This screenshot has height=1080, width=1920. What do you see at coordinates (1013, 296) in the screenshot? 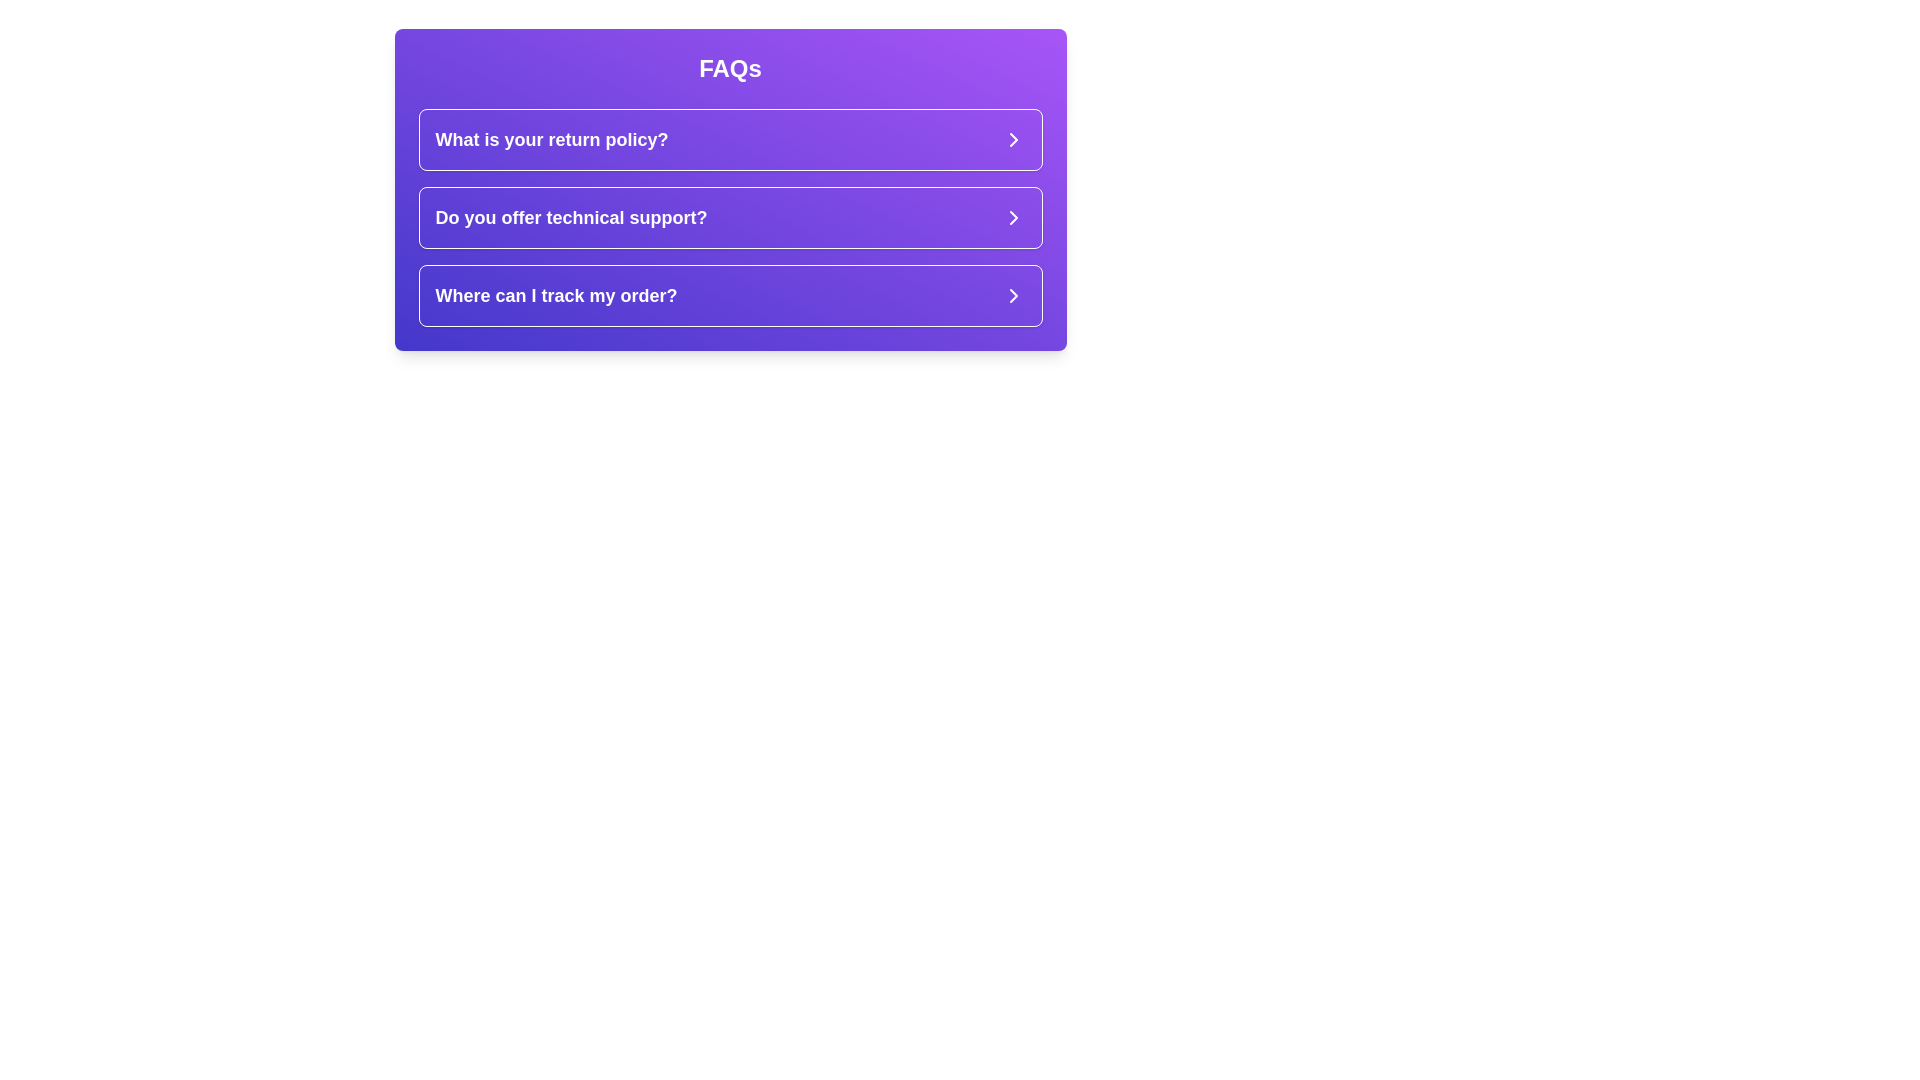
I see `the chevron arrow icon pointing to the right, which is part of the navigational interface located at the end of the list item labeled 'Where can I track my order?'` at bounding box center [1013, 296].